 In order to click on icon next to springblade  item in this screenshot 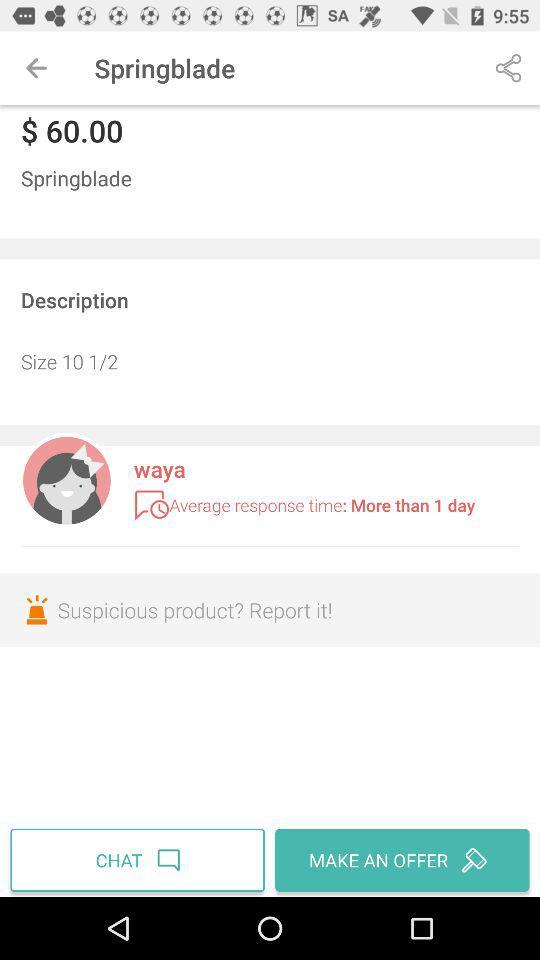, I will do `click(508, 68)`.